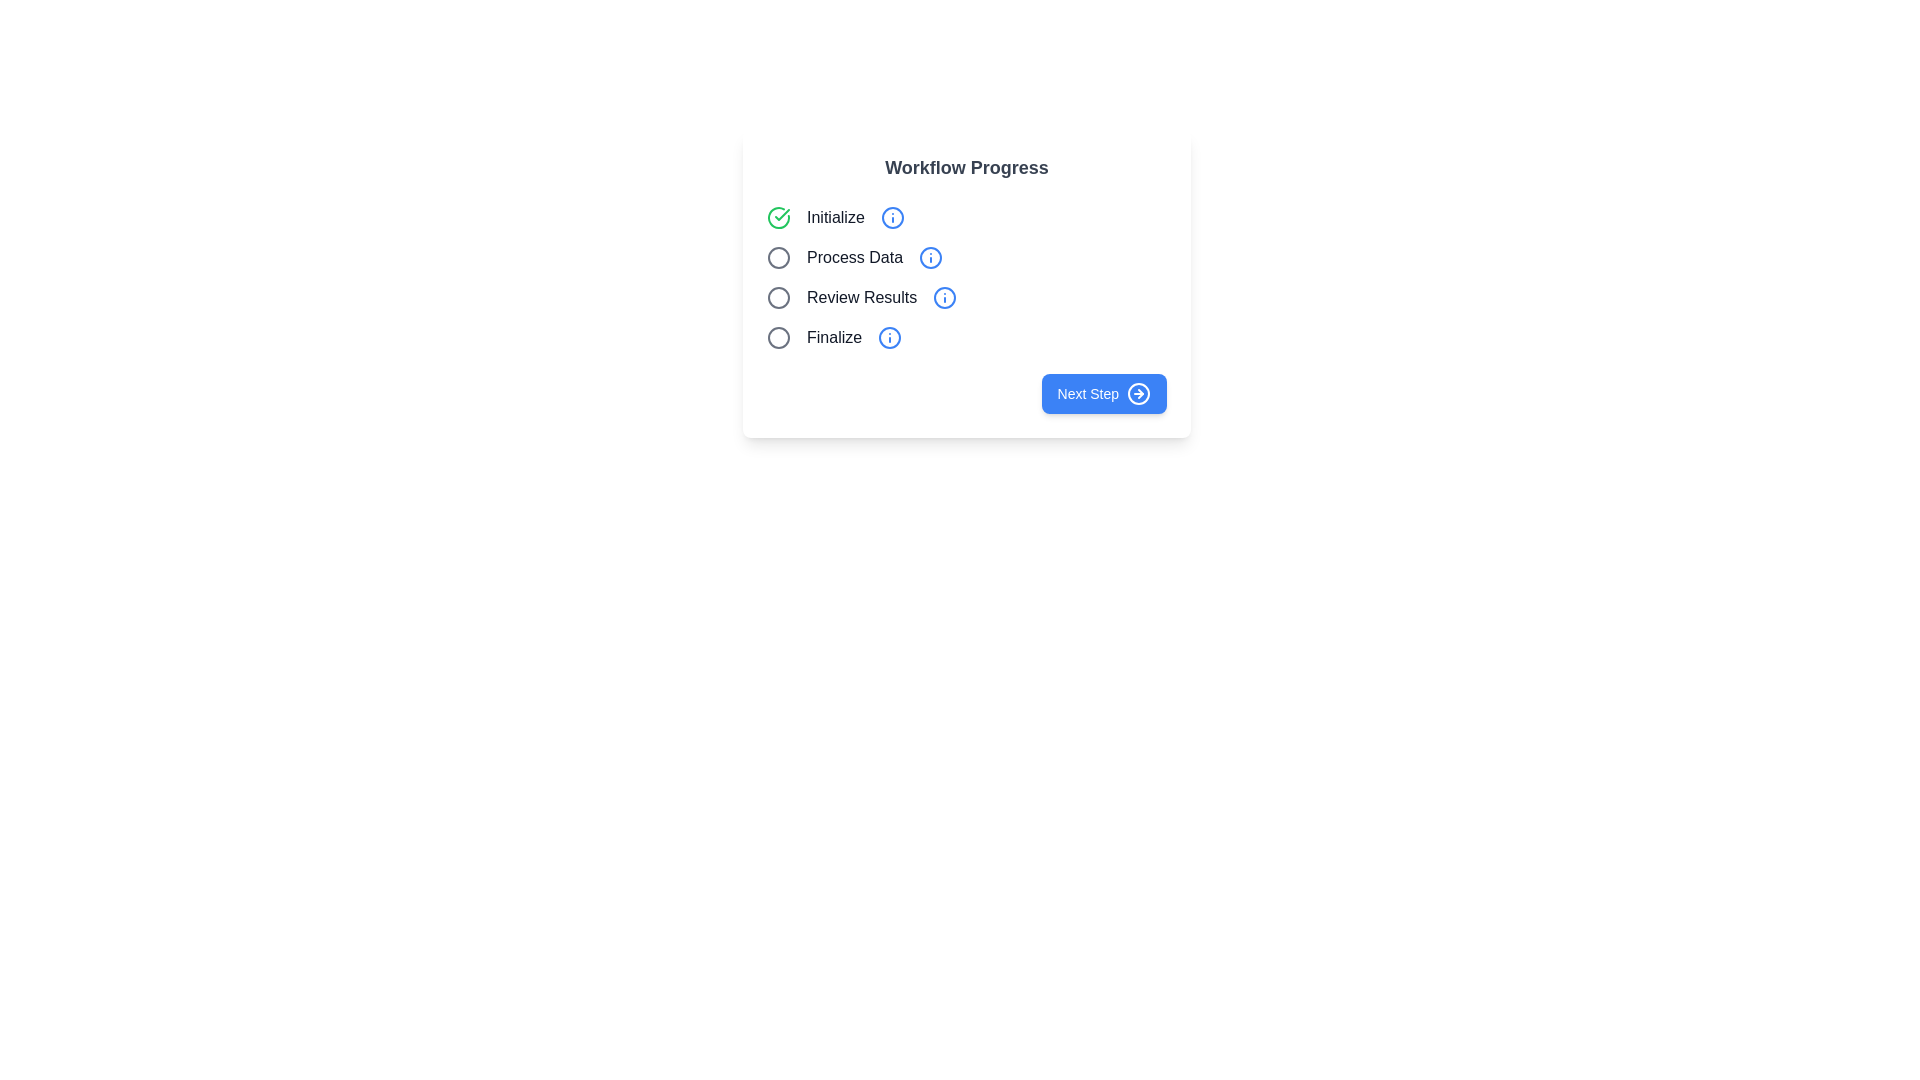 The image size is (1920, 1080). I want to click on the 'Review Results' label in the 'Workflow Progress' section, which is the third option in a vertical list, positioned below 'Process Data' and above 'Finalize', so click(862, 297).